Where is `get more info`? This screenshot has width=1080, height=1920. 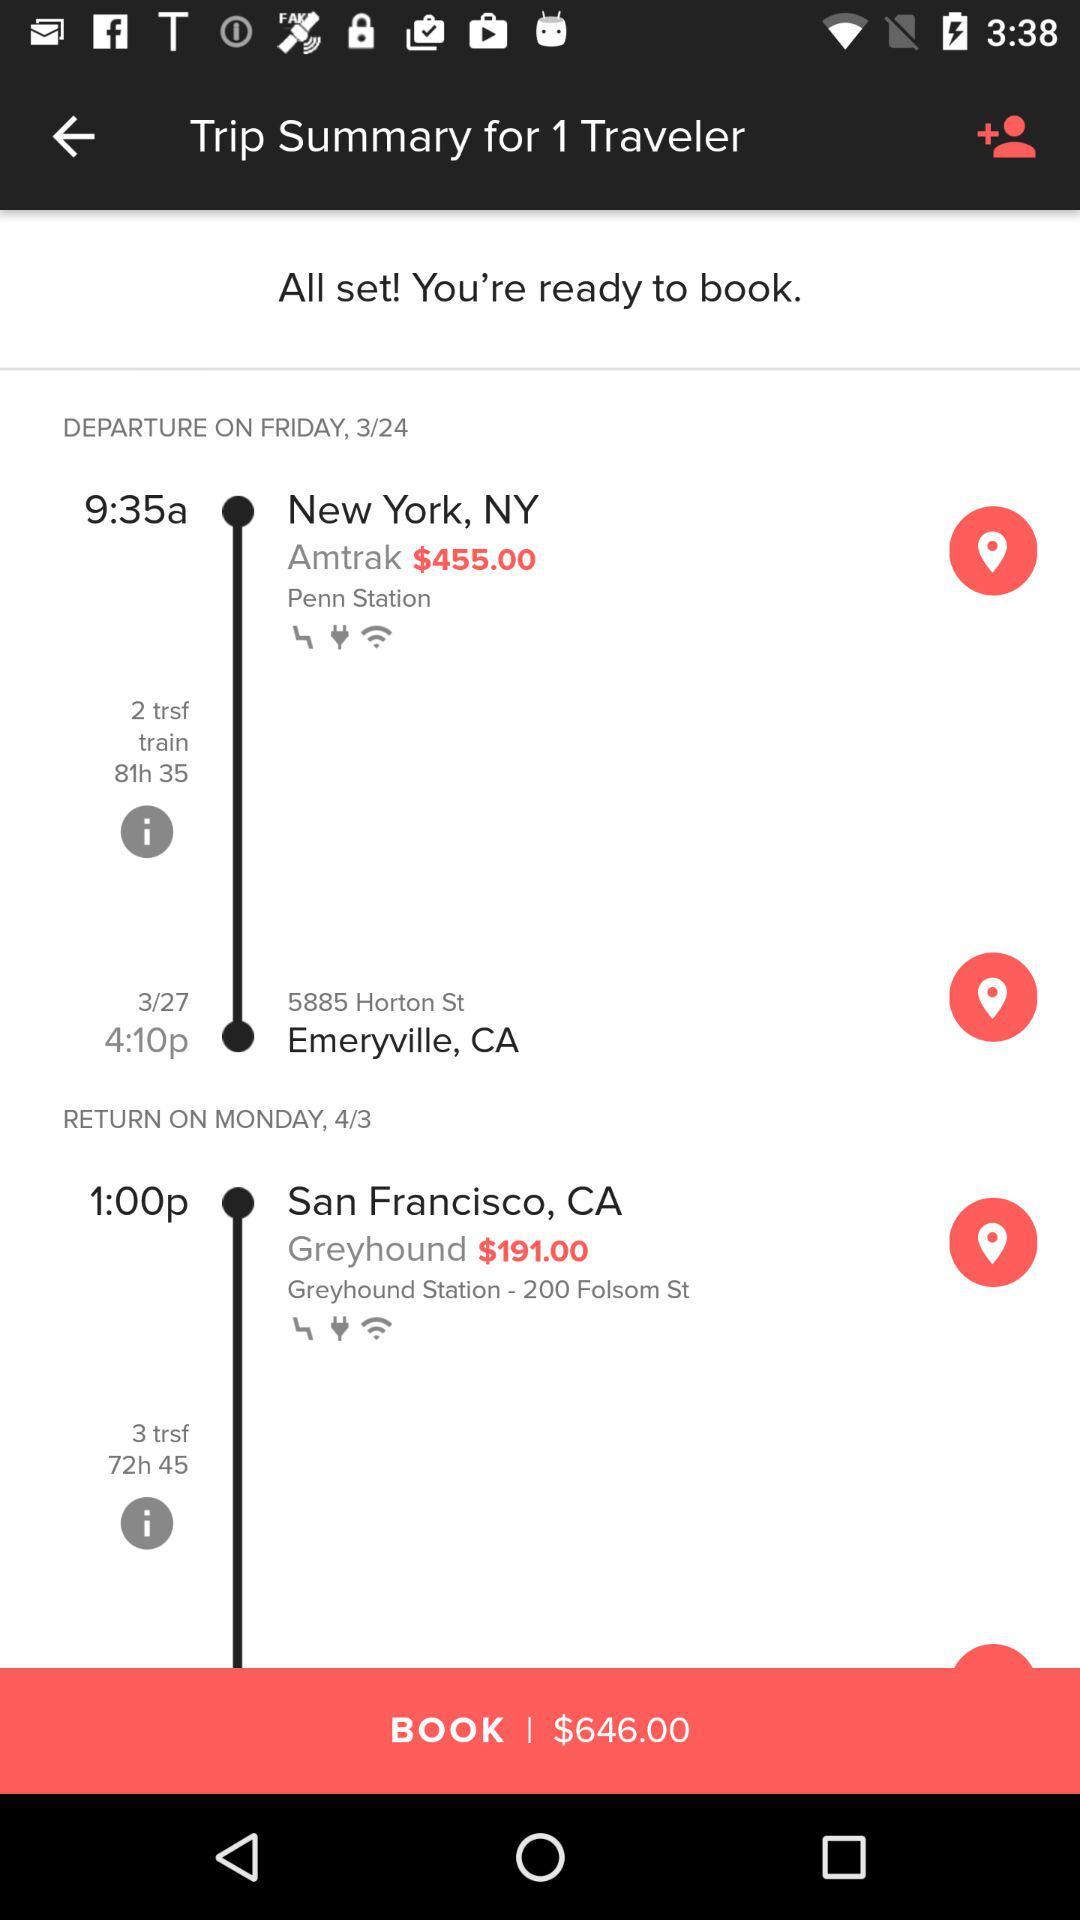 get more info is located at coordinates (145, 1522).